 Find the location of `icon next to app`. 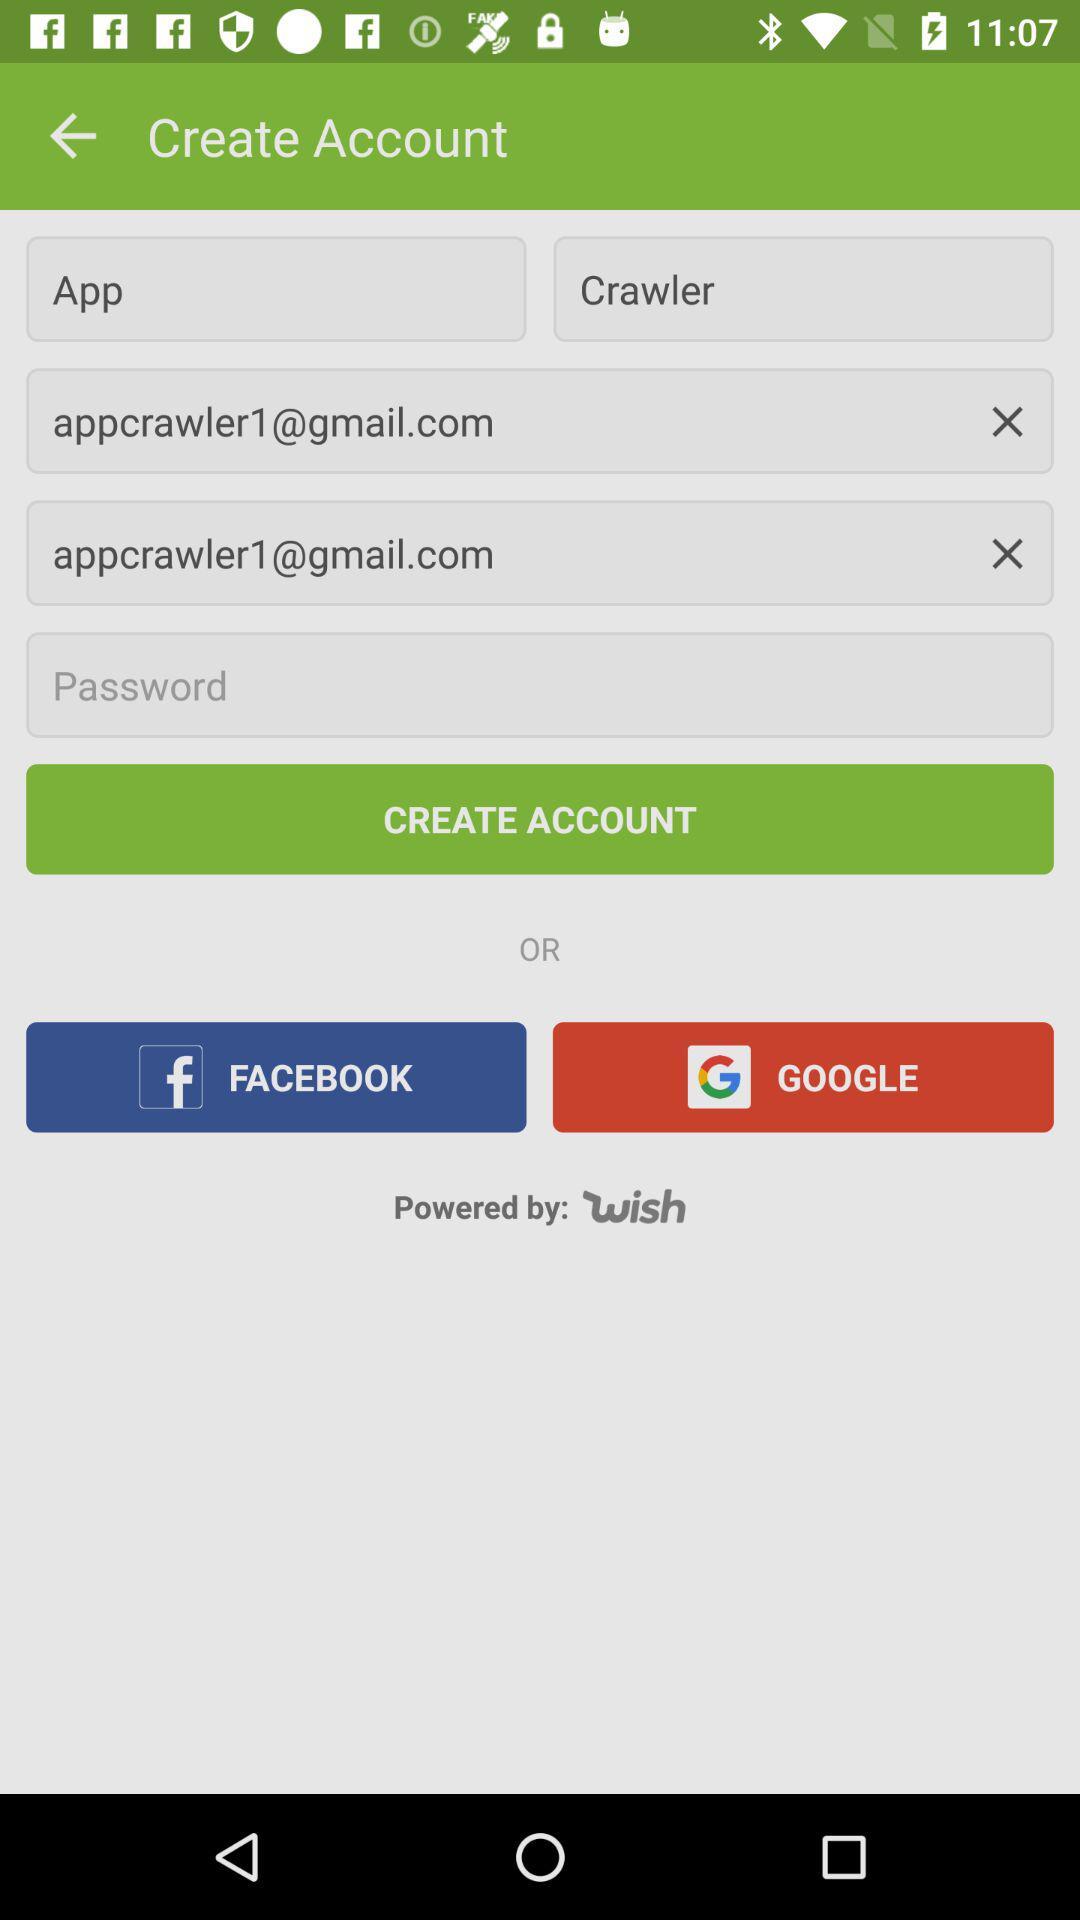

icon next to app is located at coordinates (802, 288).